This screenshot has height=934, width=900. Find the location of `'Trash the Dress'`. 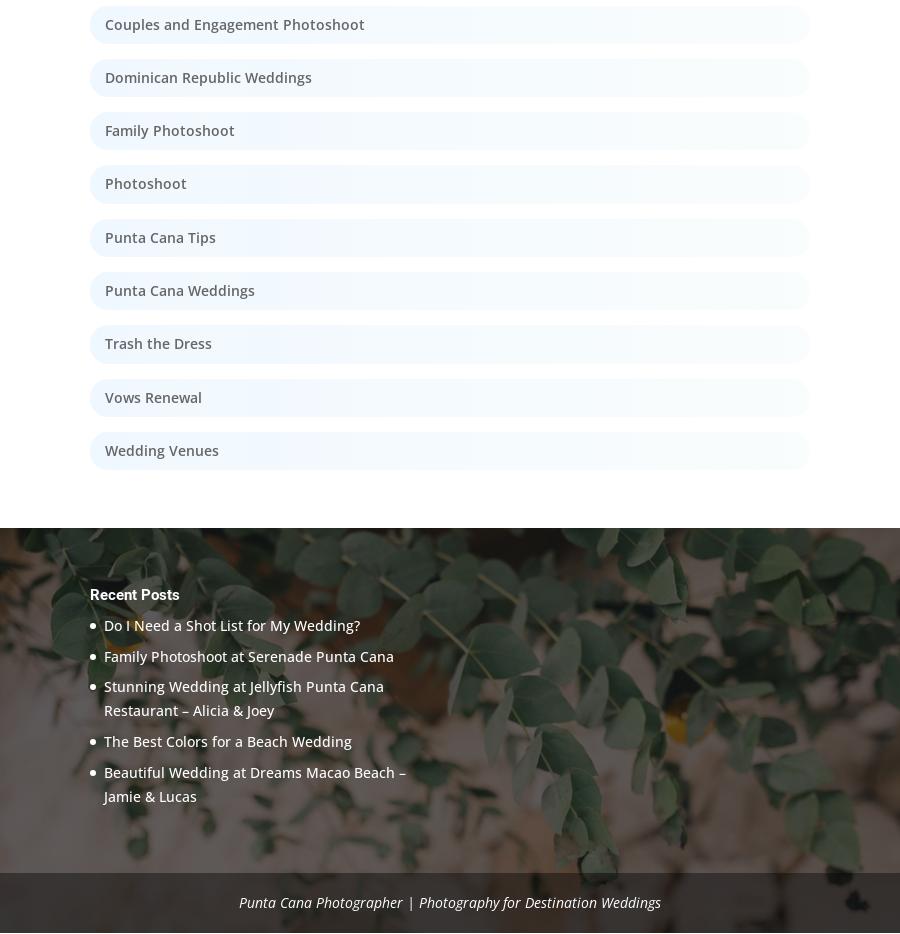

'Trash the Dress' is located at coordinates (158, 343).